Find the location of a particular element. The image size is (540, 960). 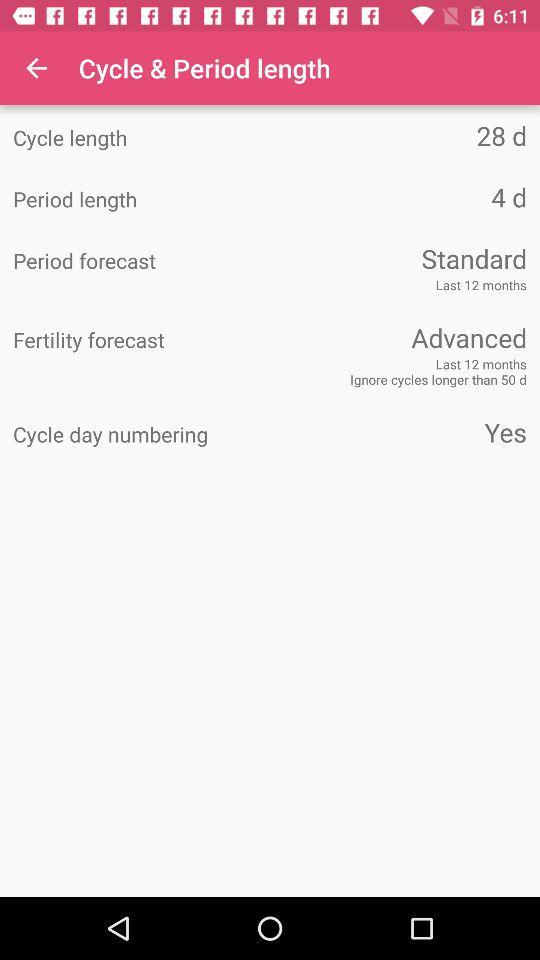

the icon to the right of the cycle length item is located at coordinates (398, 134).